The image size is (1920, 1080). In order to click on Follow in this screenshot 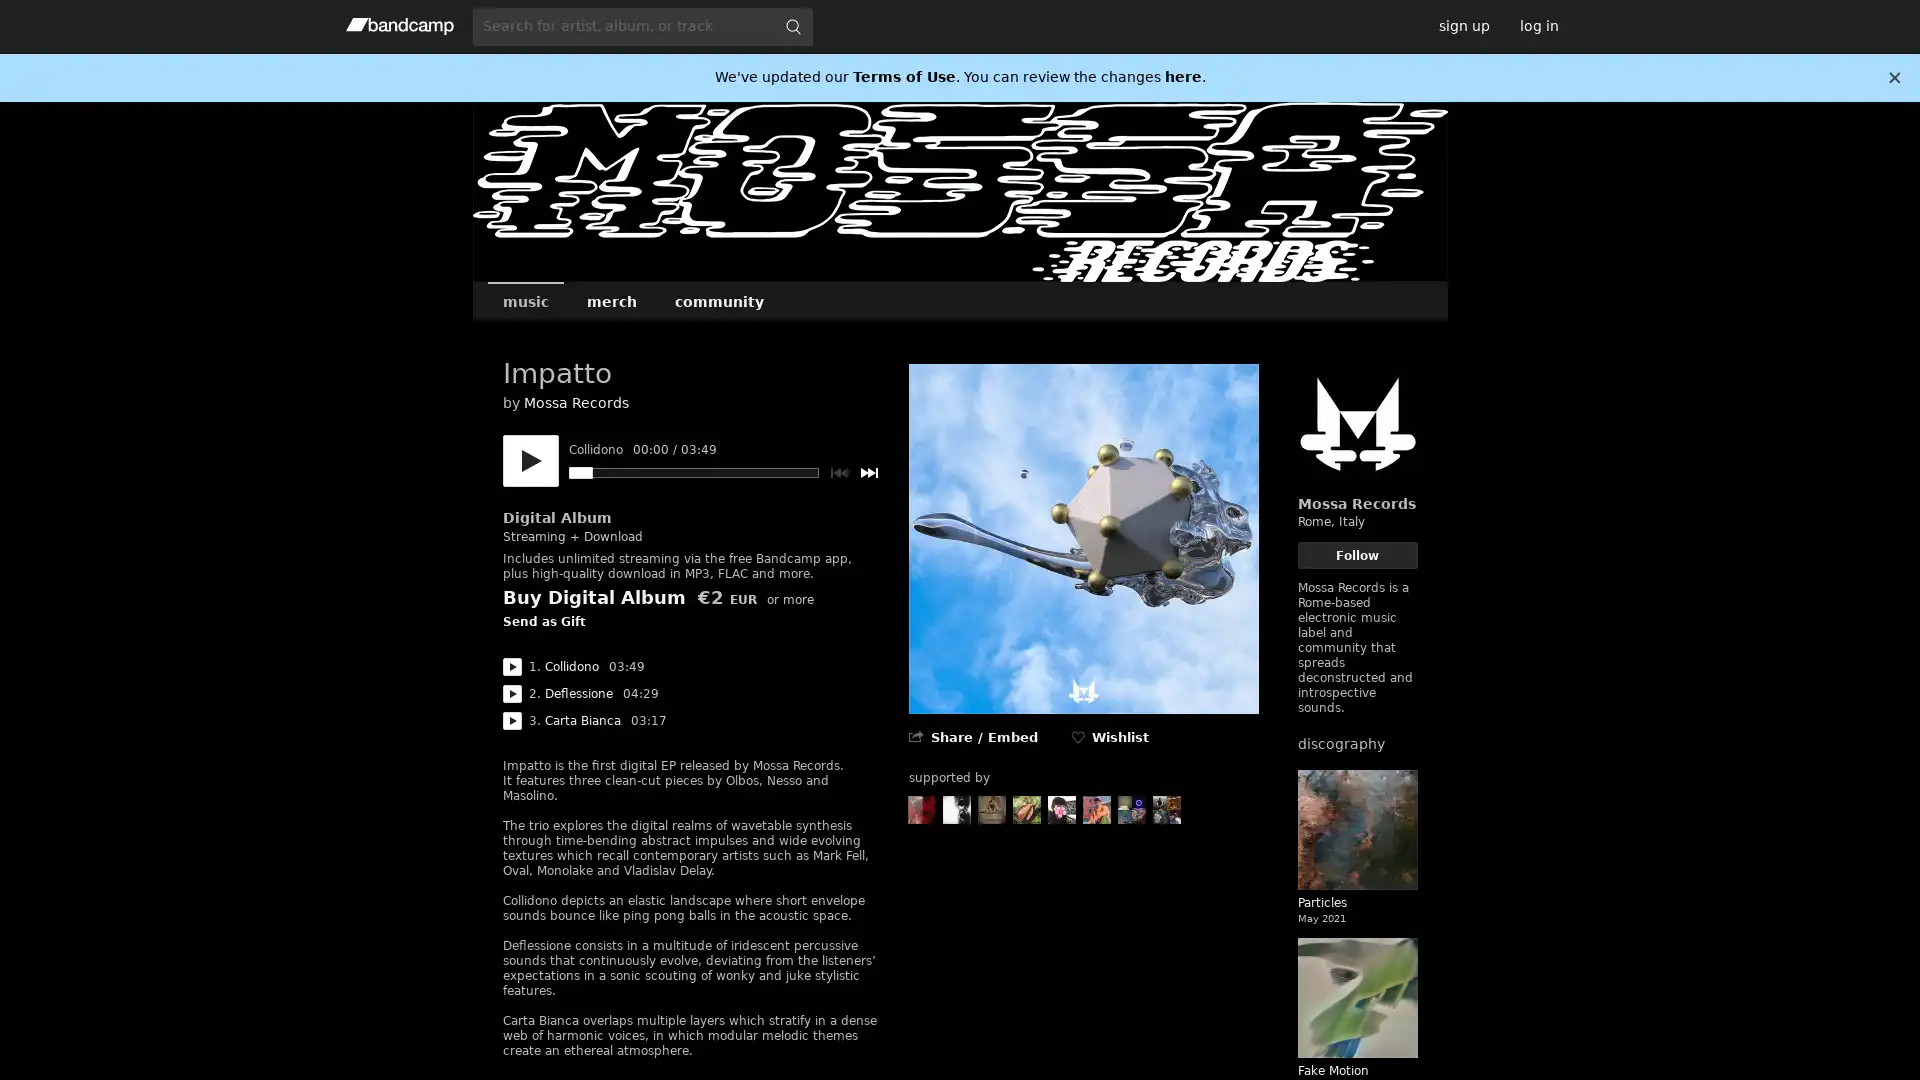, I will do `click(1357, 555)`.